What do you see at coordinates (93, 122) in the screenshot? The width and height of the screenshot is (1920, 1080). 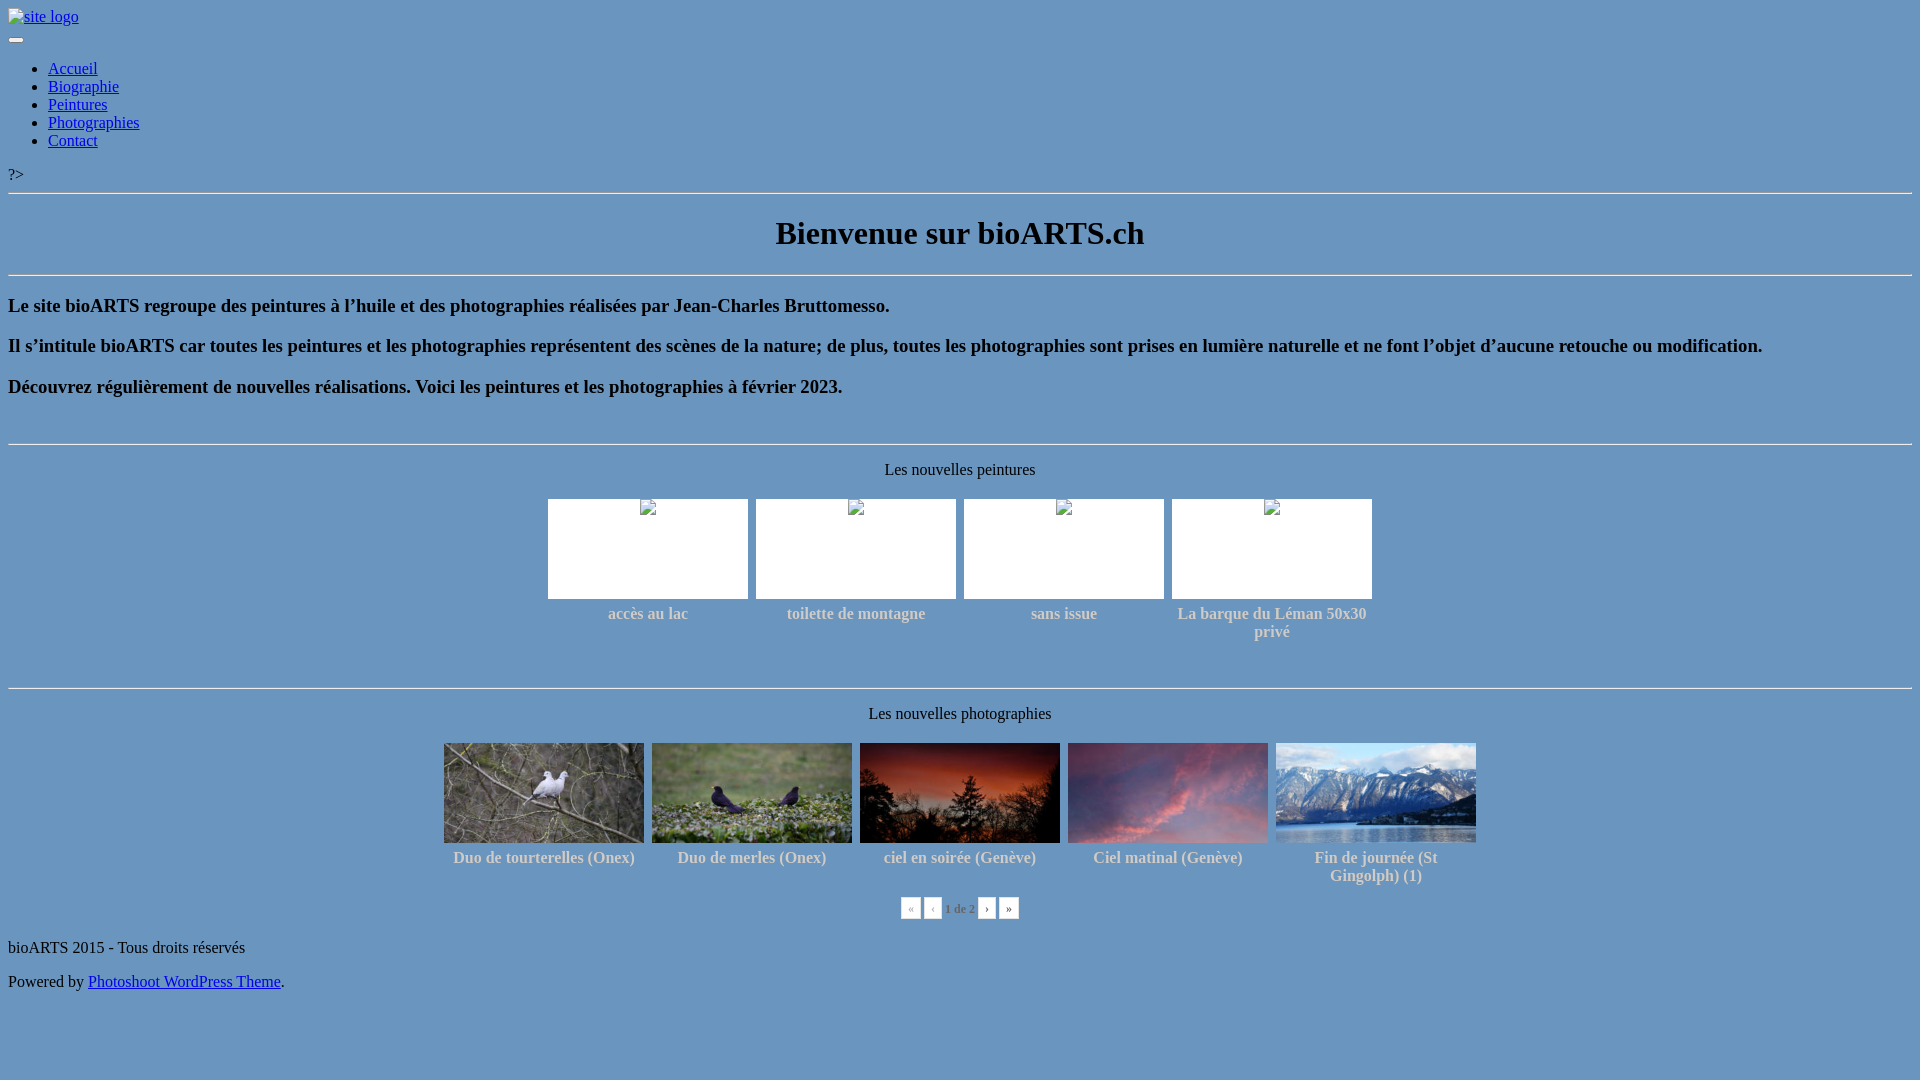 I see `'Photographies'` at bounding box center [93, 122].